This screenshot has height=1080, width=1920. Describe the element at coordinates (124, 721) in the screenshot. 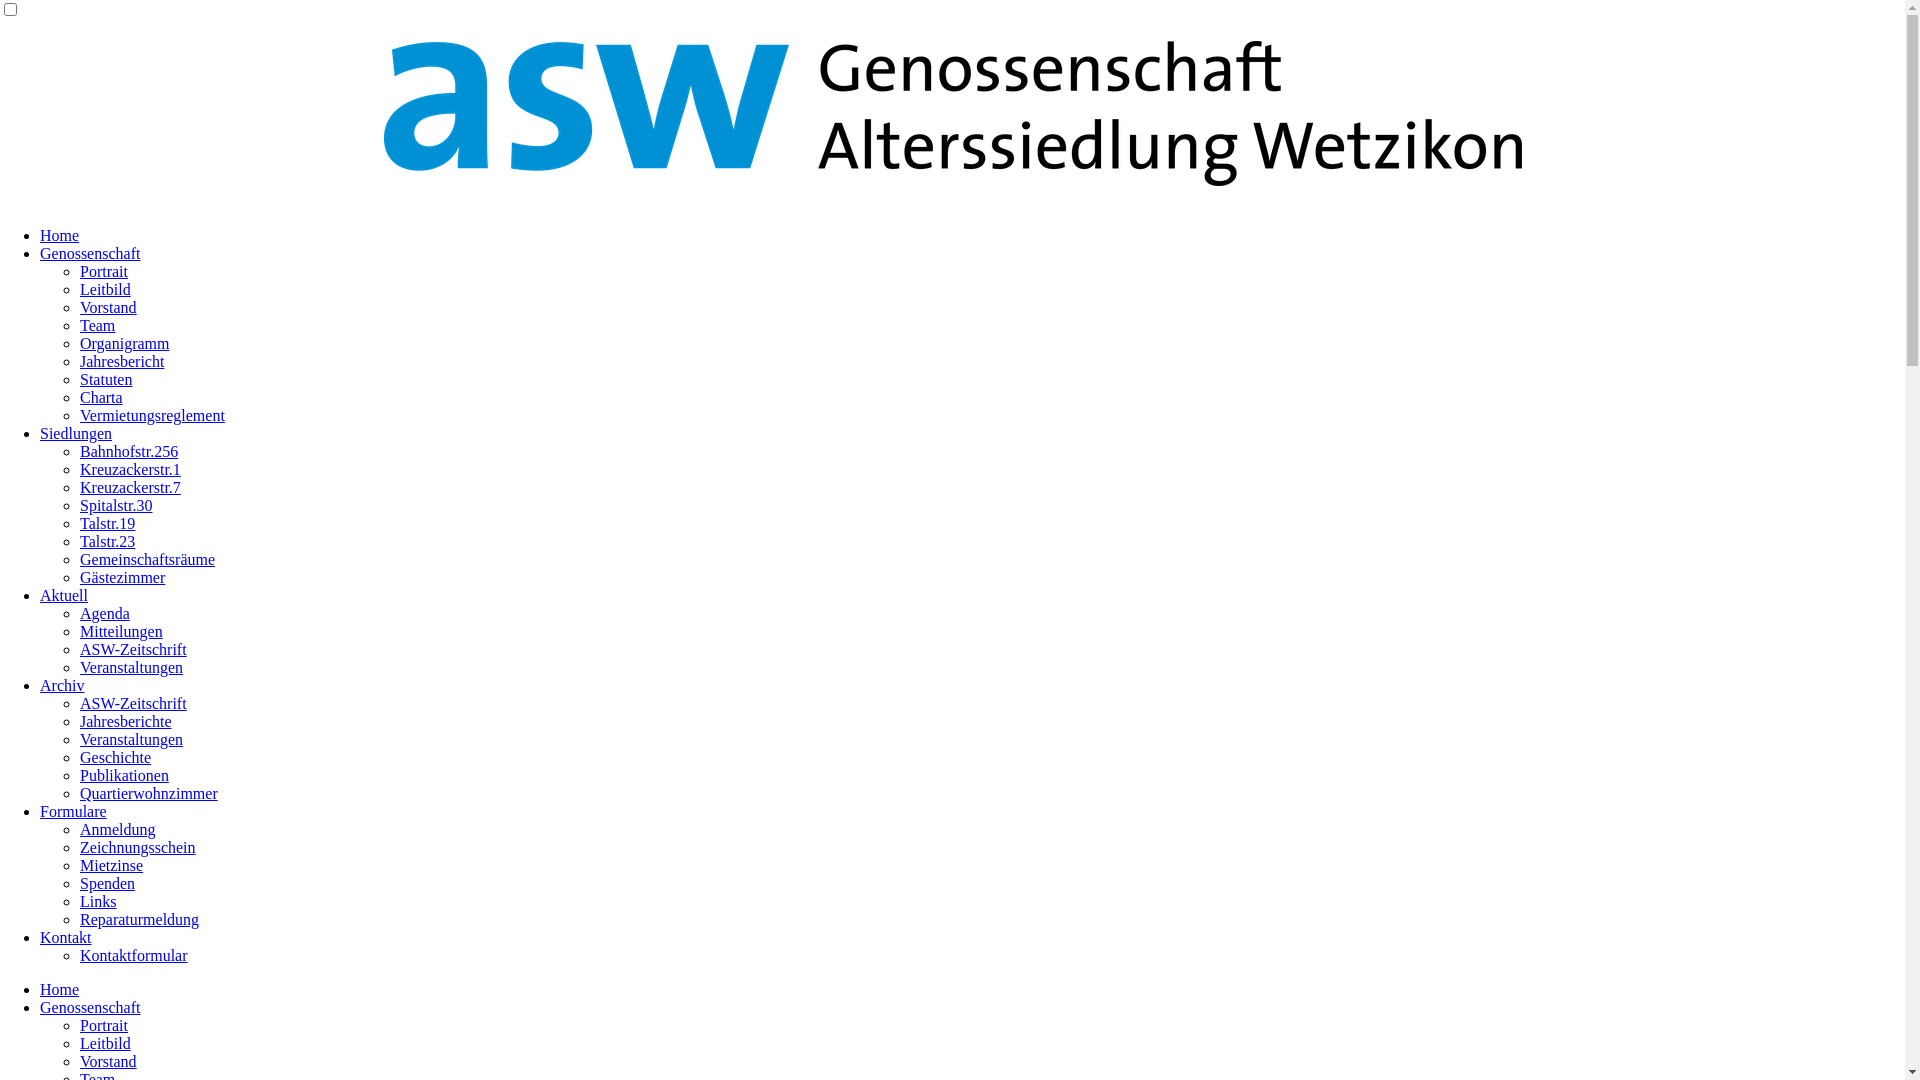

I see `'Jahresberichte'` at that location.